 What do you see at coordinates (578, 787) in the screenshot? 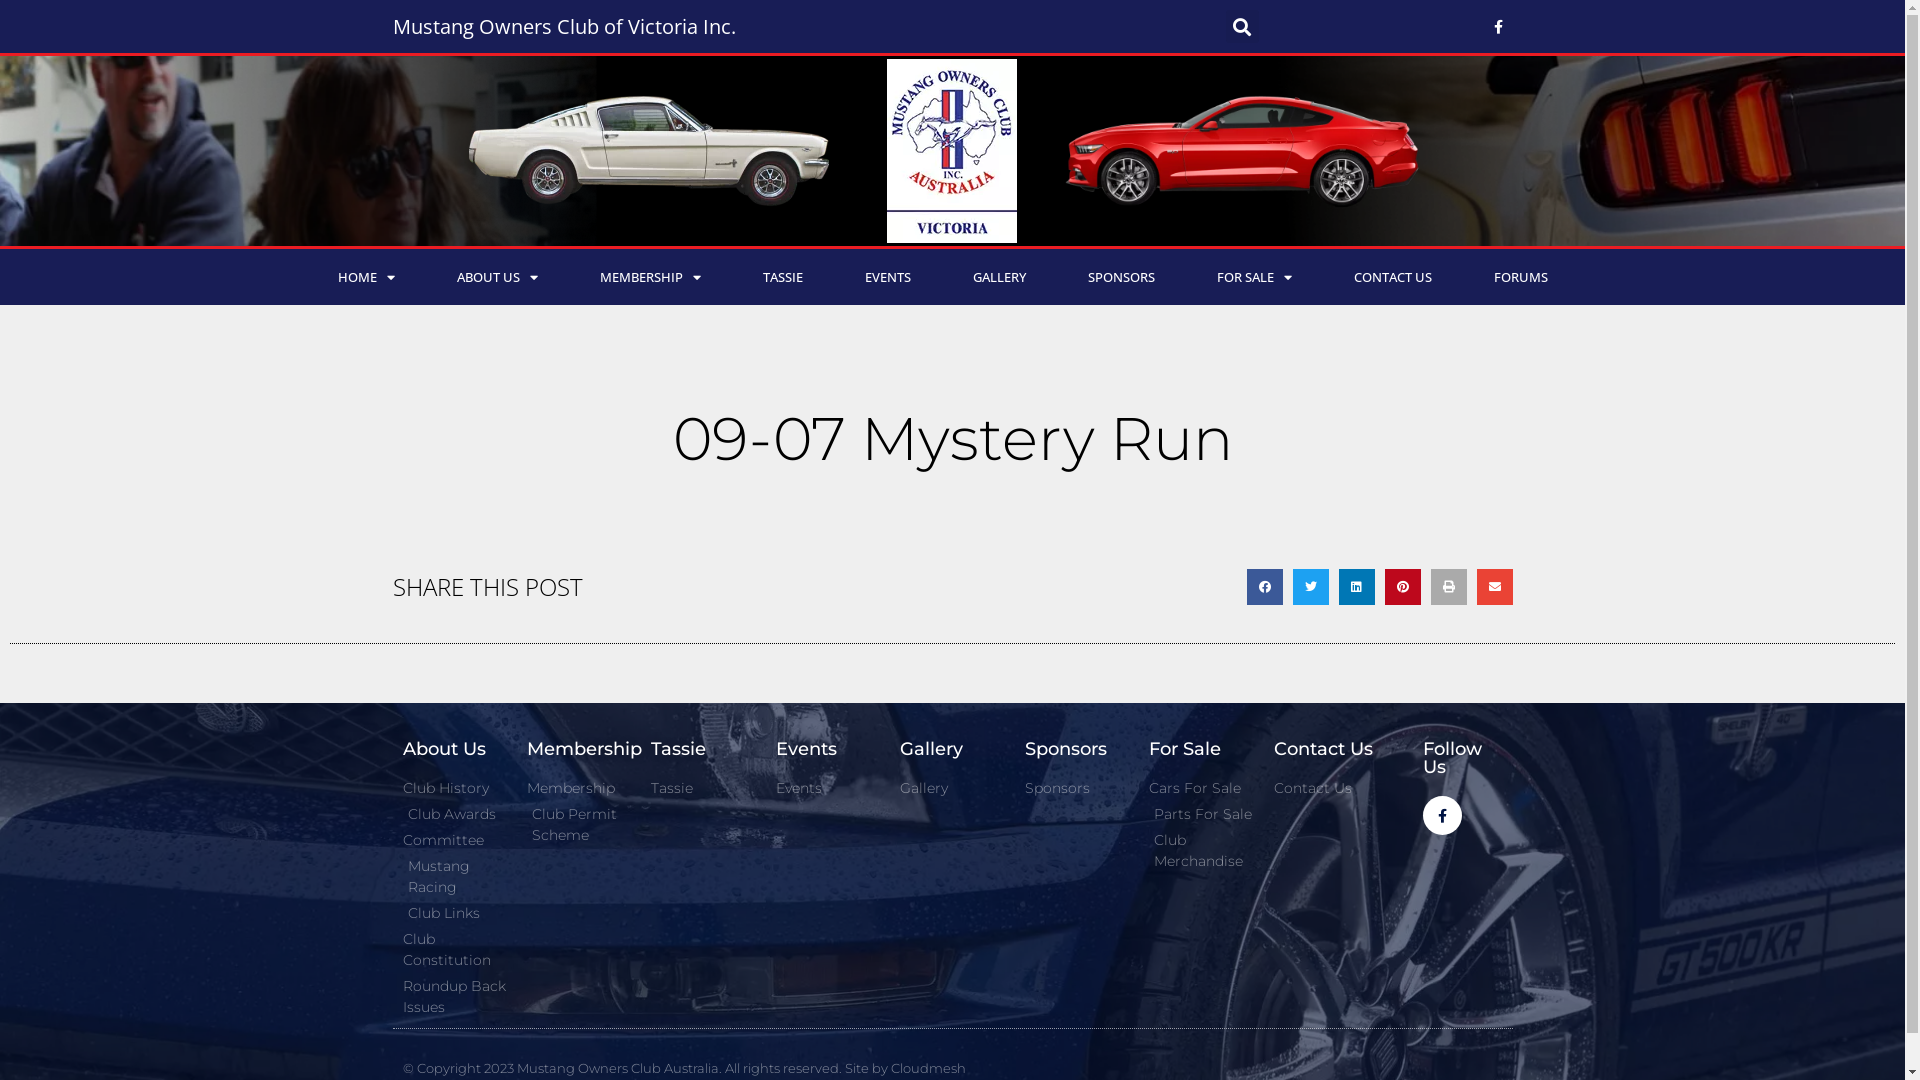
I see `'Membership'` at bounding box center [578, 787].